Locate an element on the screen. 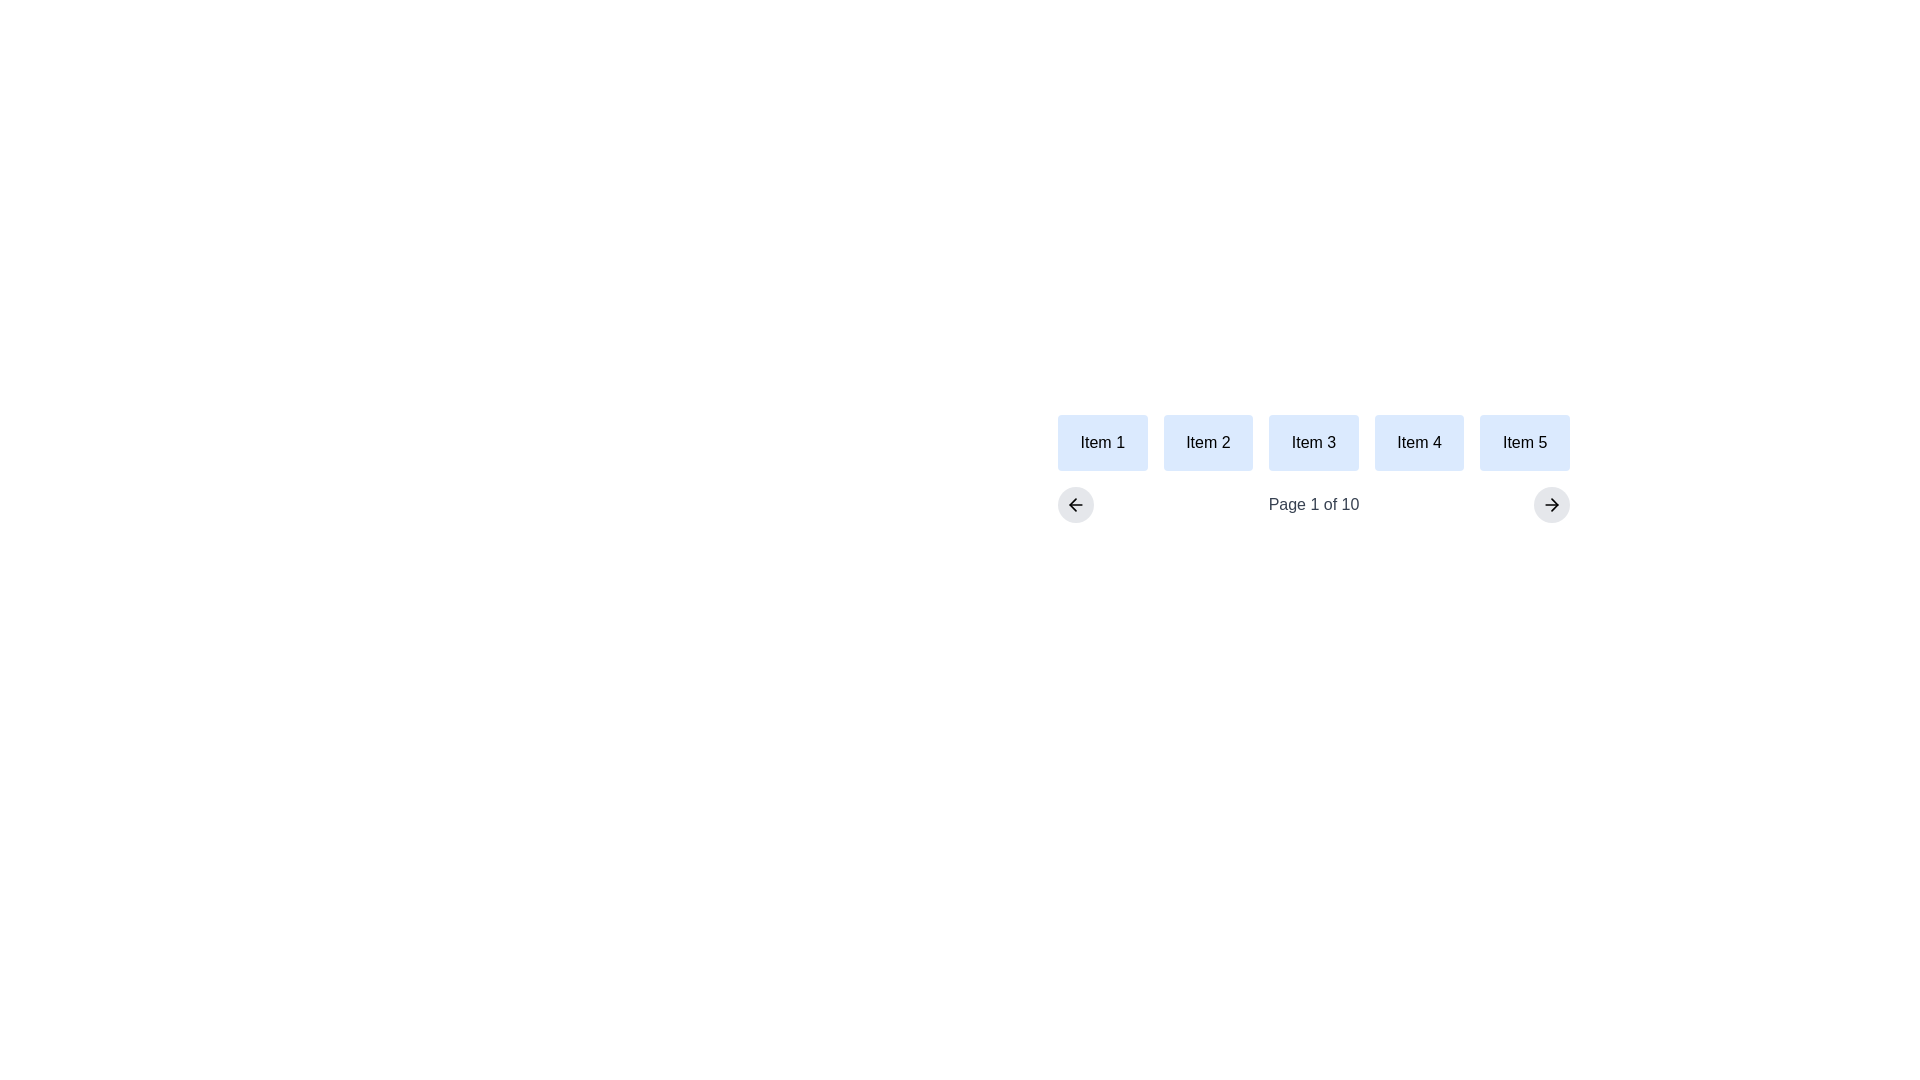 This screenshot has height=1080, width=1920. the right-pointing arrow icon button located at the far-right end of the page navigation section is located at coordinates (1550, 504).